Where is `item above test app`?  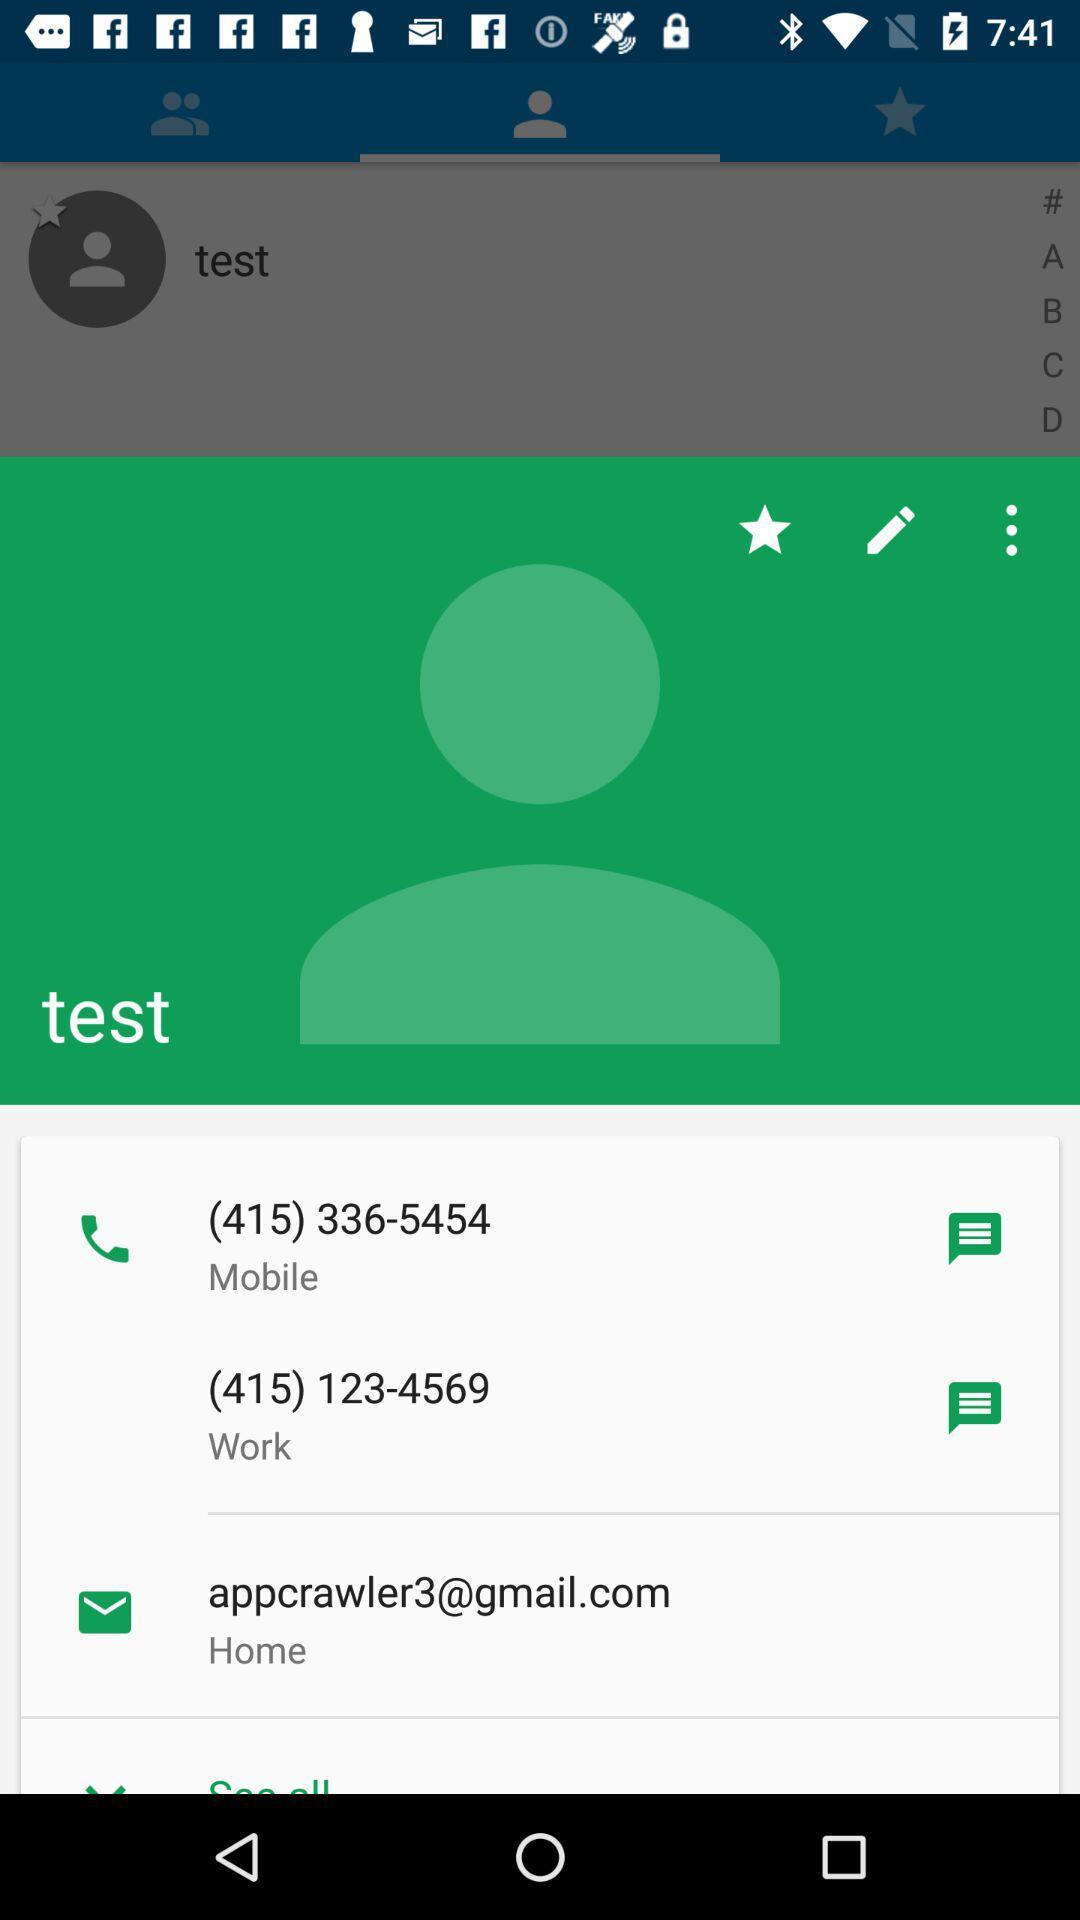 item above test app is located at coordinates (1017, 530).